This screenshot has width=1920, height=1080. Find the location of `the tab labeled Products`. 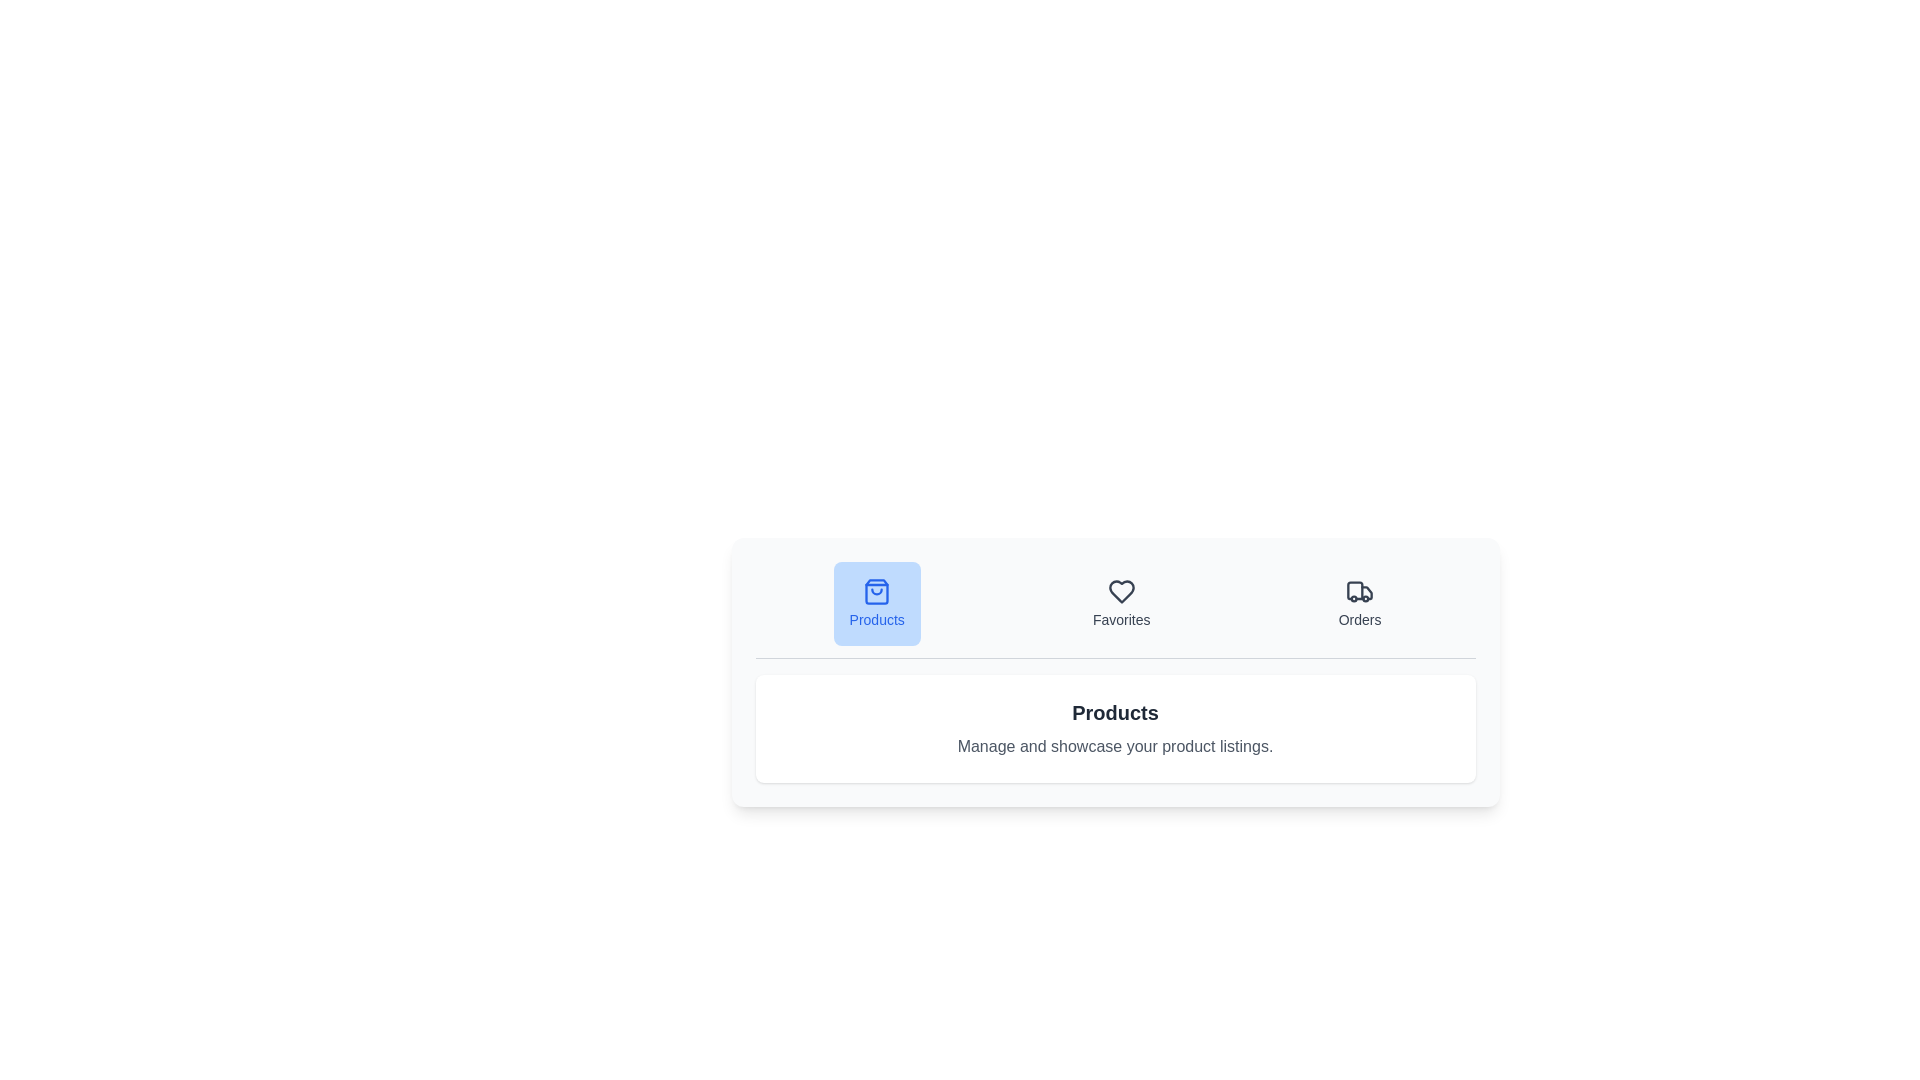

the tab labeled Products is located at coordinates (877, 603).